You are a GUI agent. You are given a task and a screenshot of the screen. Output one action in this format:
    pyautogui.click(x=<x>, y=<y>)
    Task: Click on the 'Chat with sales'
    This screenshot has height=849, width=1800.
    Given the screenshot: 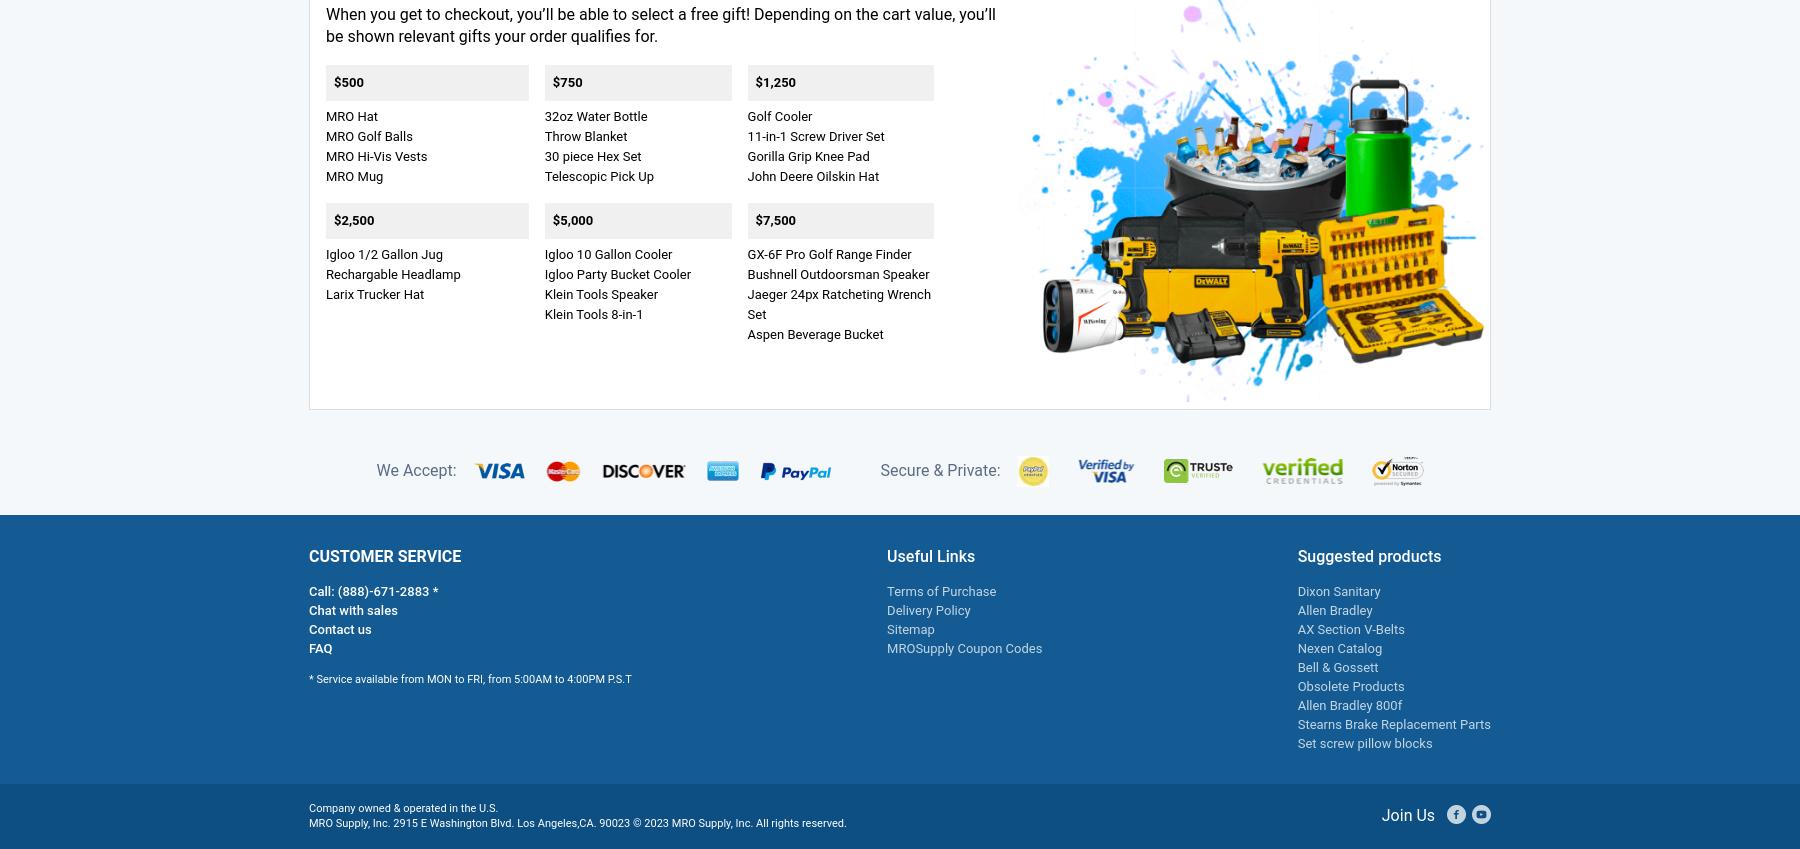 What is the action you would take?
    pyautogui.click(x=352, y=608)
    